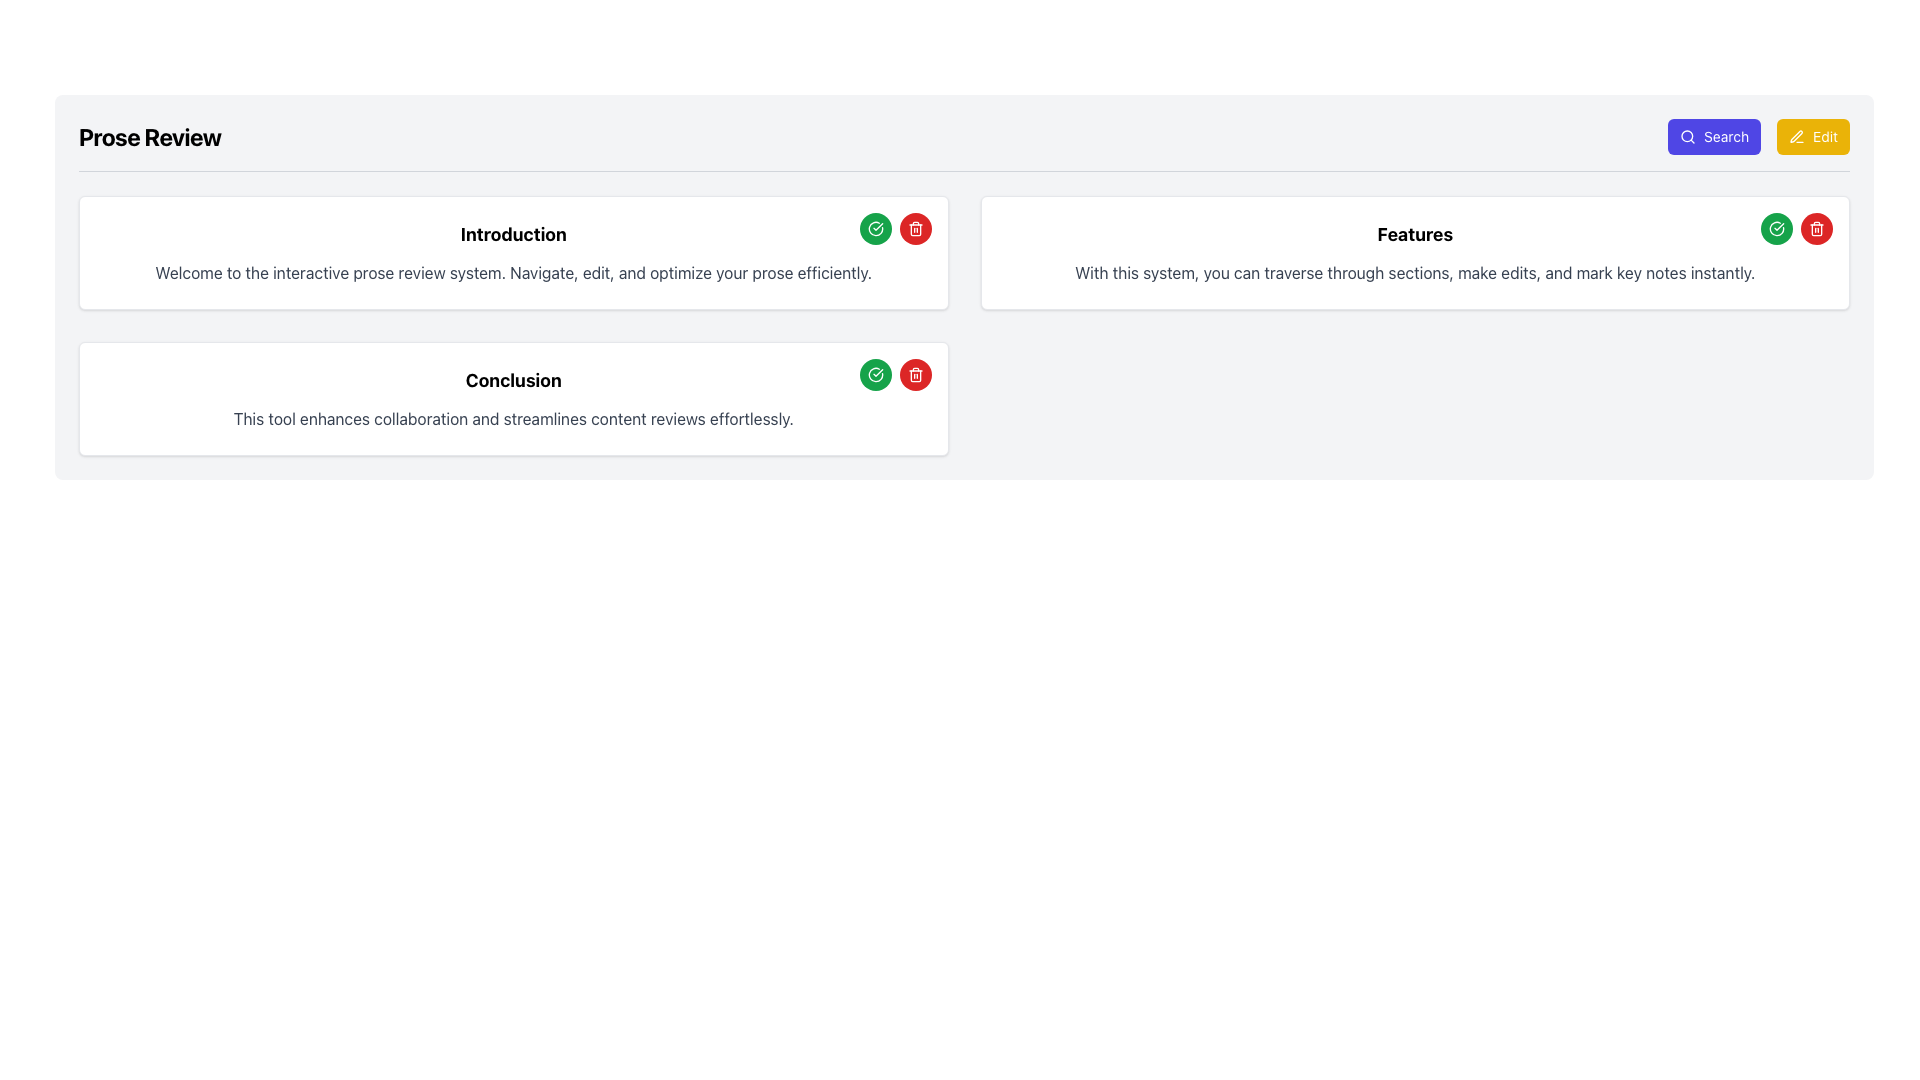 The width and height of the screenshot is (1920, 1080). Describe the element at coordinates (513, 234) in the screenshot. I see `the heading text element located in the 'Introduction' pane, which summarizes the topic of the pane's contents` at that location.